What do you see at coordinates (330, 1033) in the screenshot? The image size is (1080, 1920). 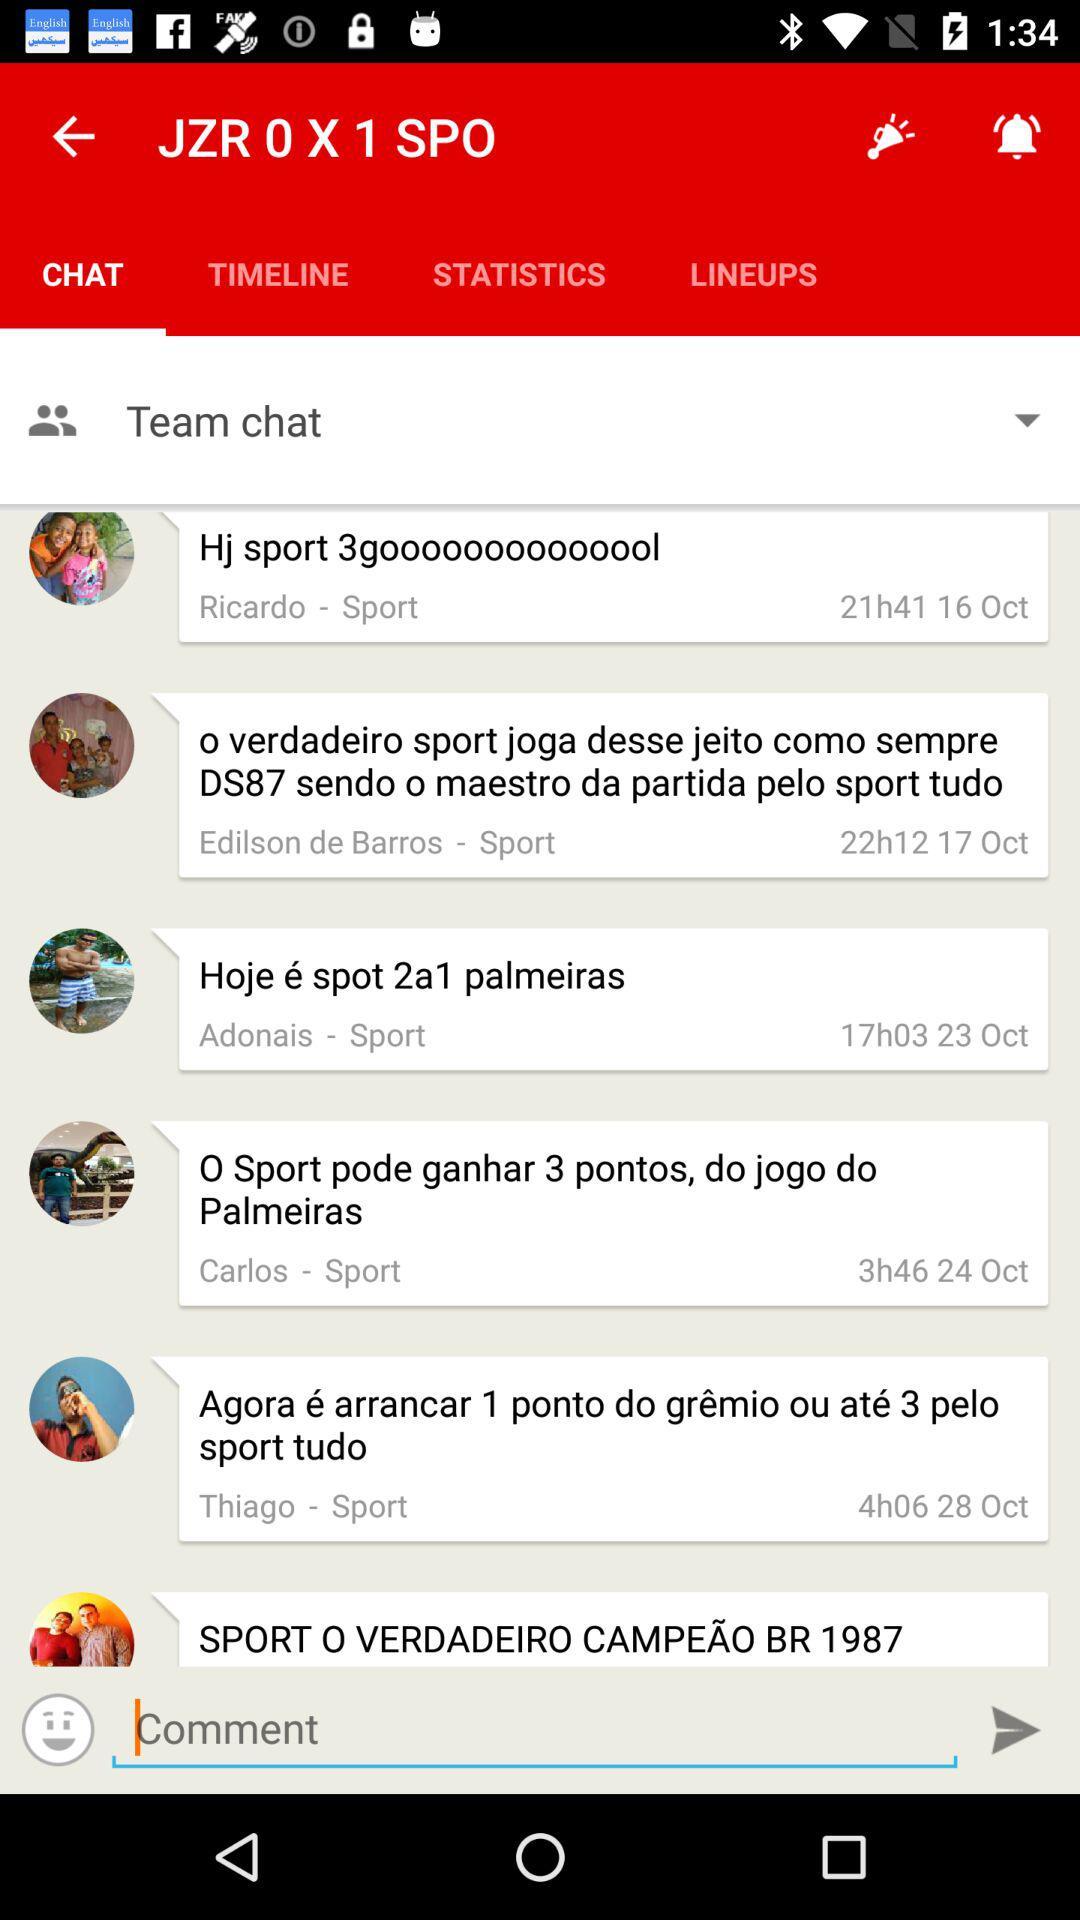 I see `the item above o sport pode` at bounding box center [330, 1033].